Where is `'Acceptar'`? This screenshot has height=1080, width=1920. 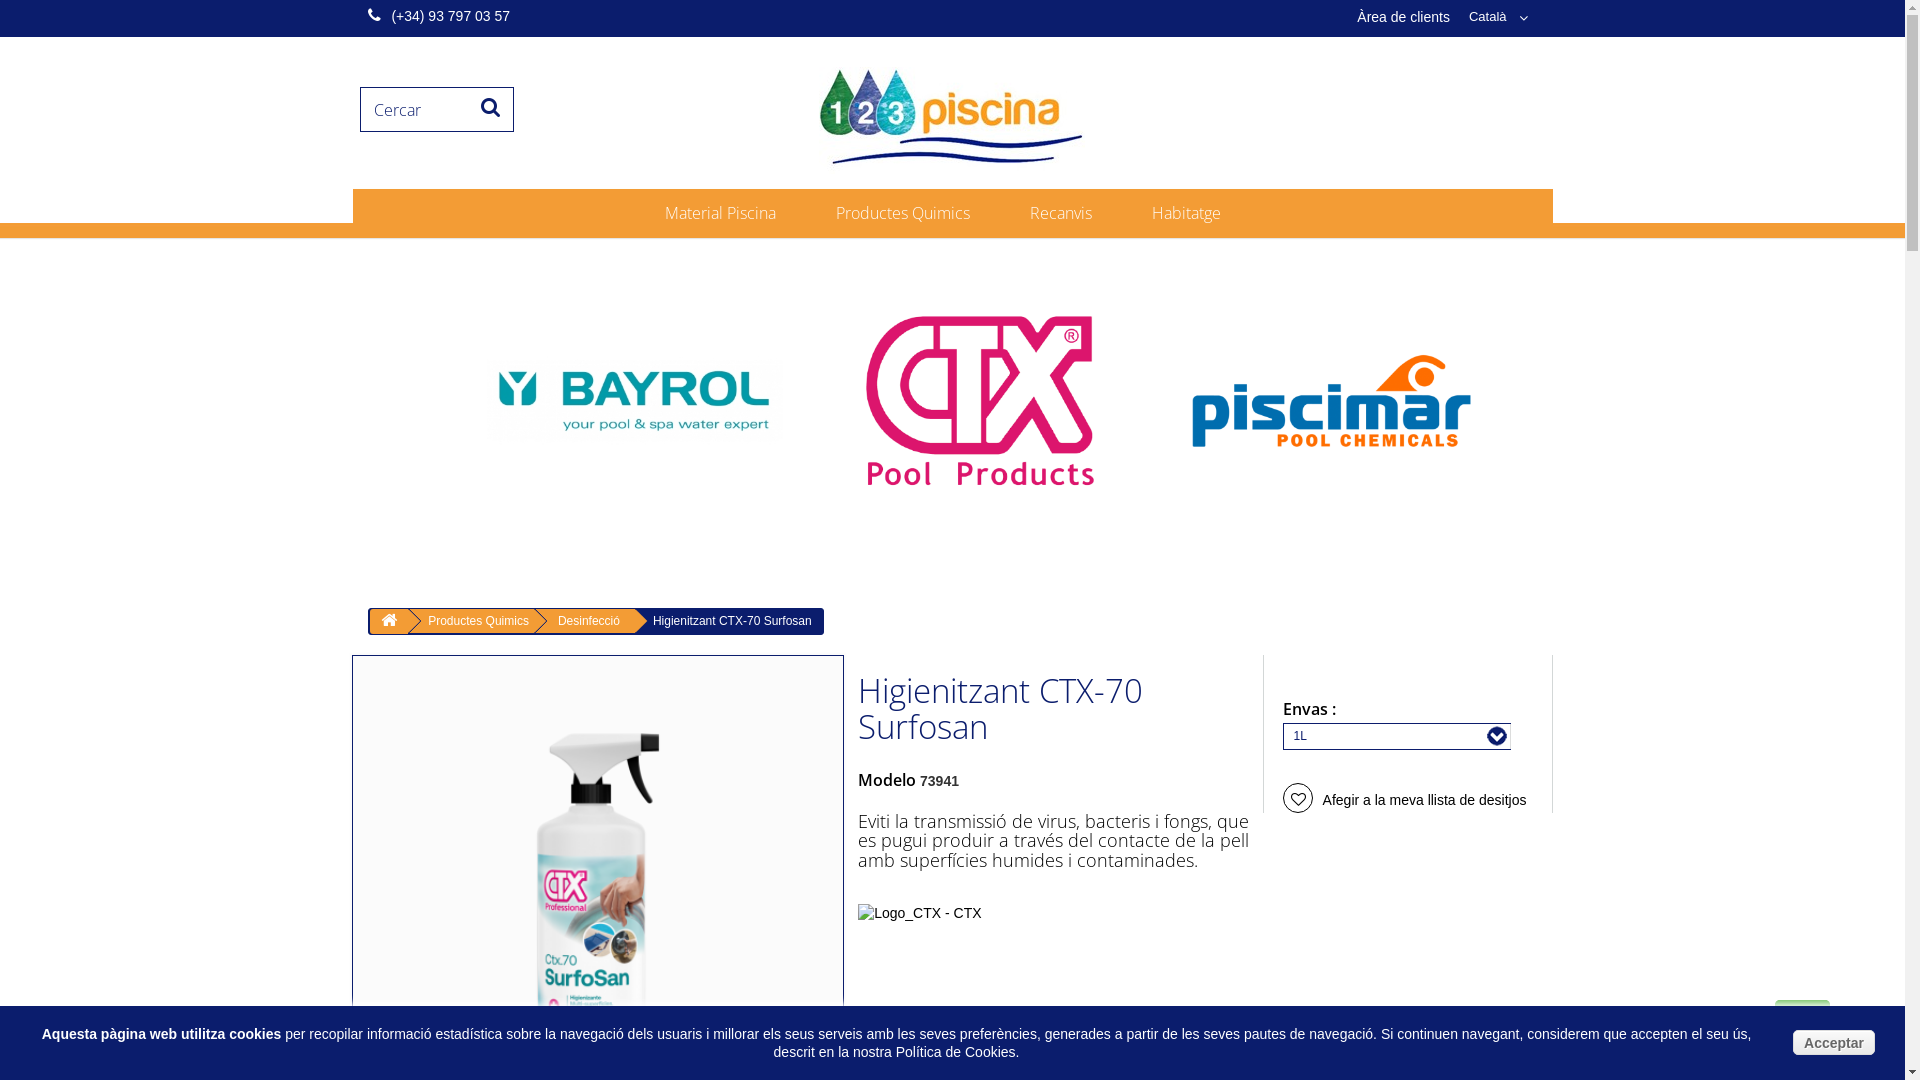 'Acceptar' is located at coordinates (1833, 1041).